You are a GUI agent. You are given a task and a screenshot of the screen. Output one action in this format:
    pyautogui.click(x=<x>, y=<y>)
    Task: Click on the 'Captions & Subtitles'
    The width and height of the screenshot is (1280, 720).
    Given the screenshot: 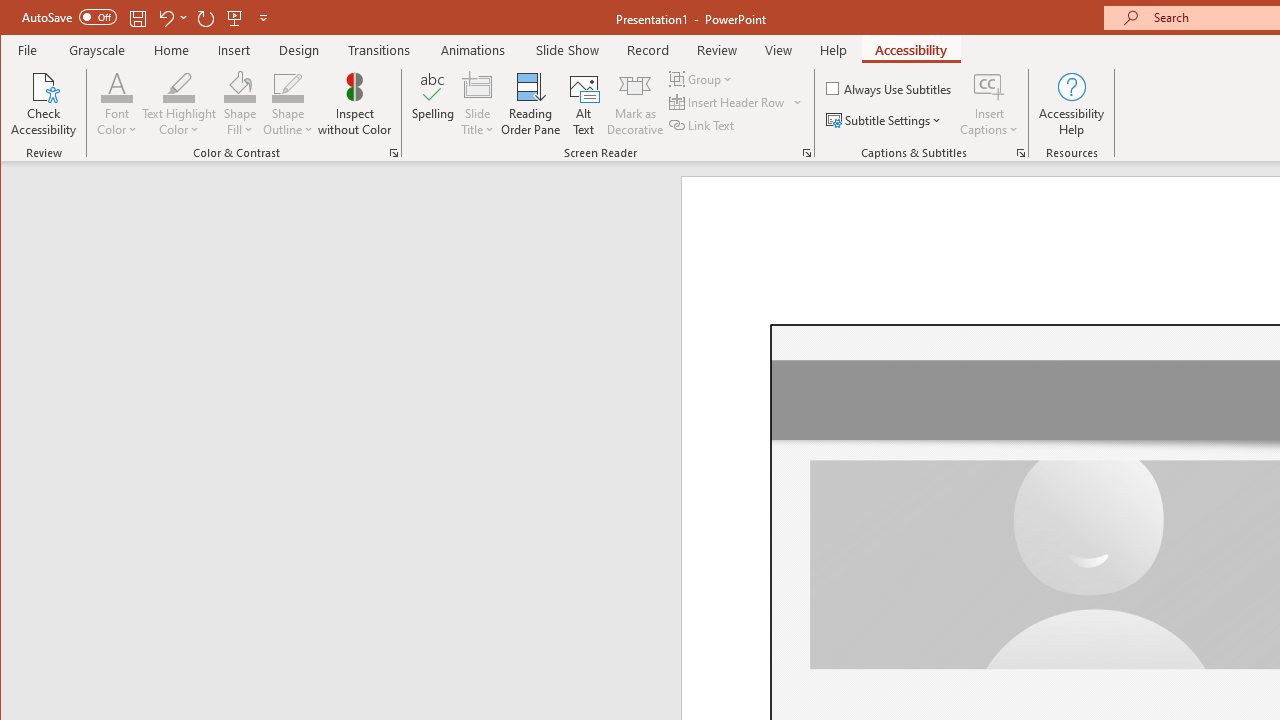 What is the action you would take?
    pyautogui.click(x=1020, y=152)
    